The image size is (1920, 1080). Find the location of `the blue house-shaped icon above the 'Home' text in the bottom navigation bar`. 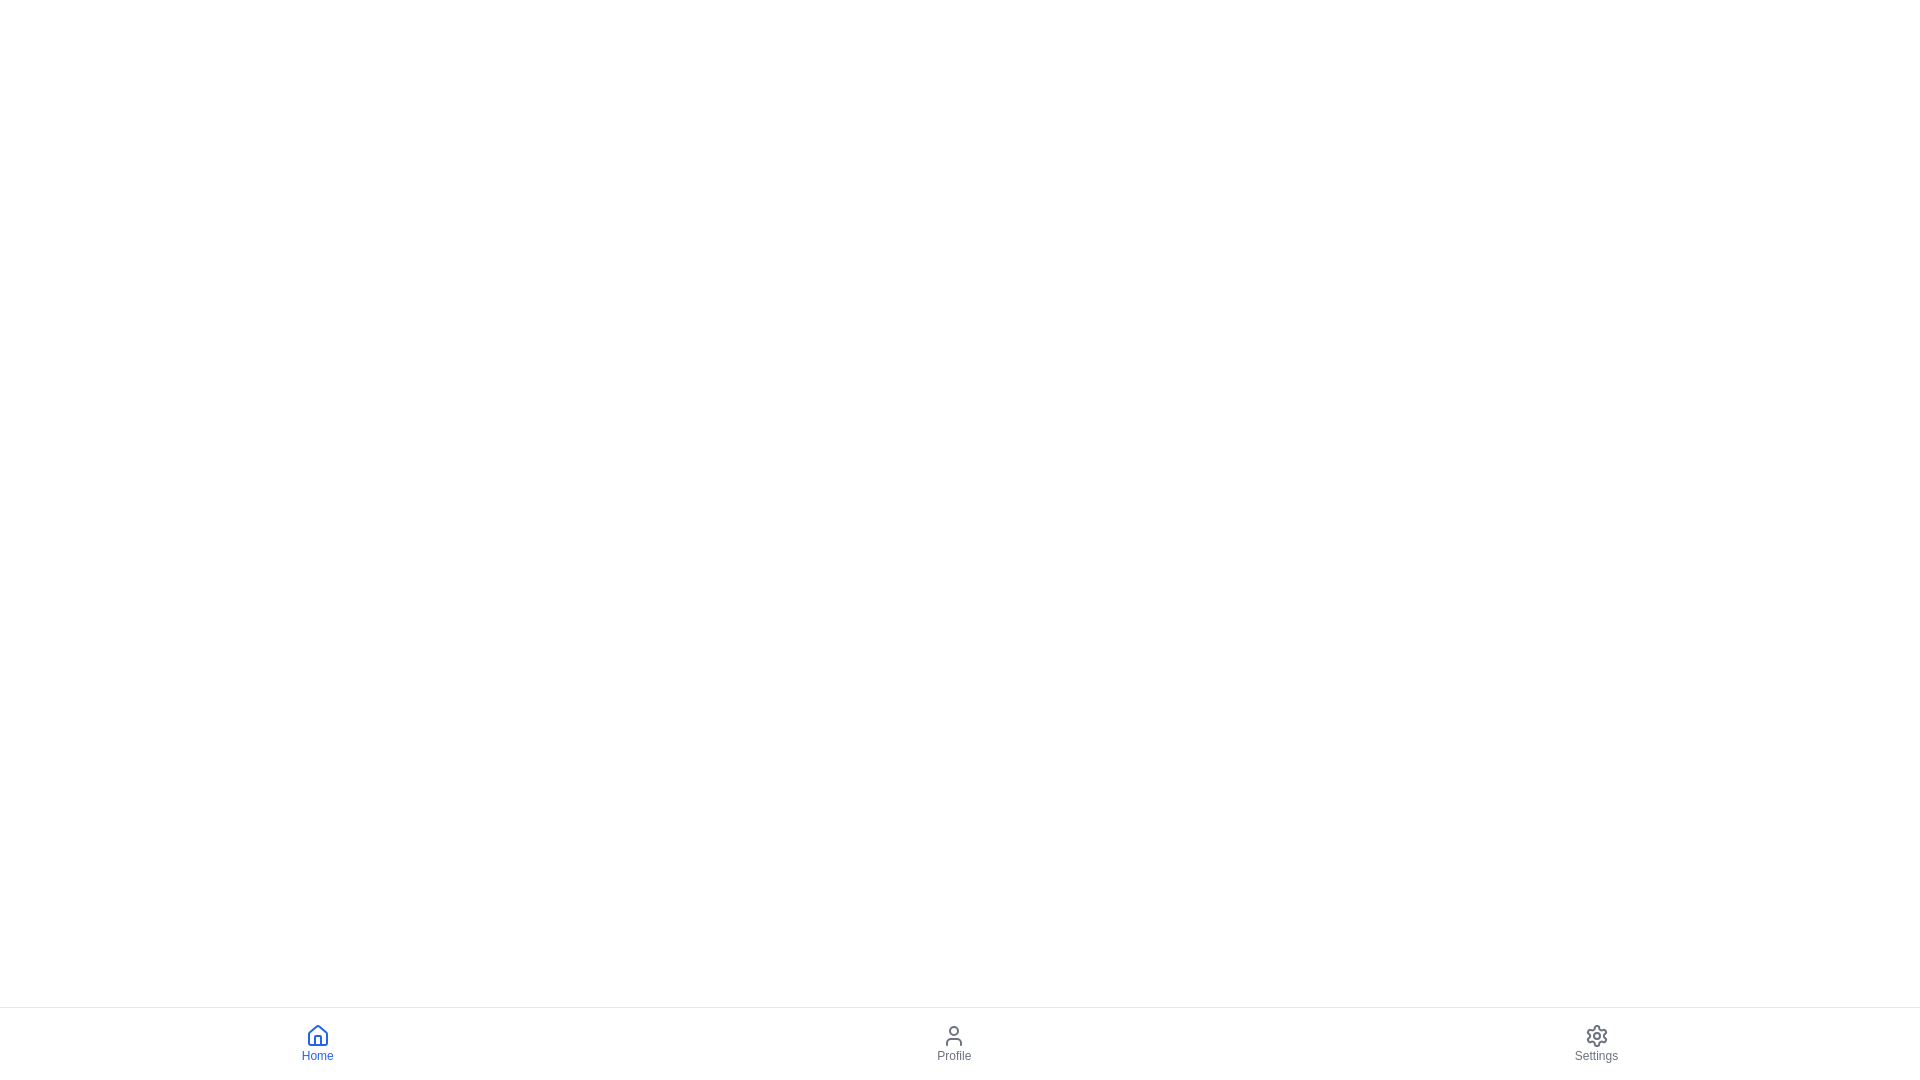

the blue house-shaped icon above the 'Home' text in the bottom navigation bar is located at coordinates (316, 1035).